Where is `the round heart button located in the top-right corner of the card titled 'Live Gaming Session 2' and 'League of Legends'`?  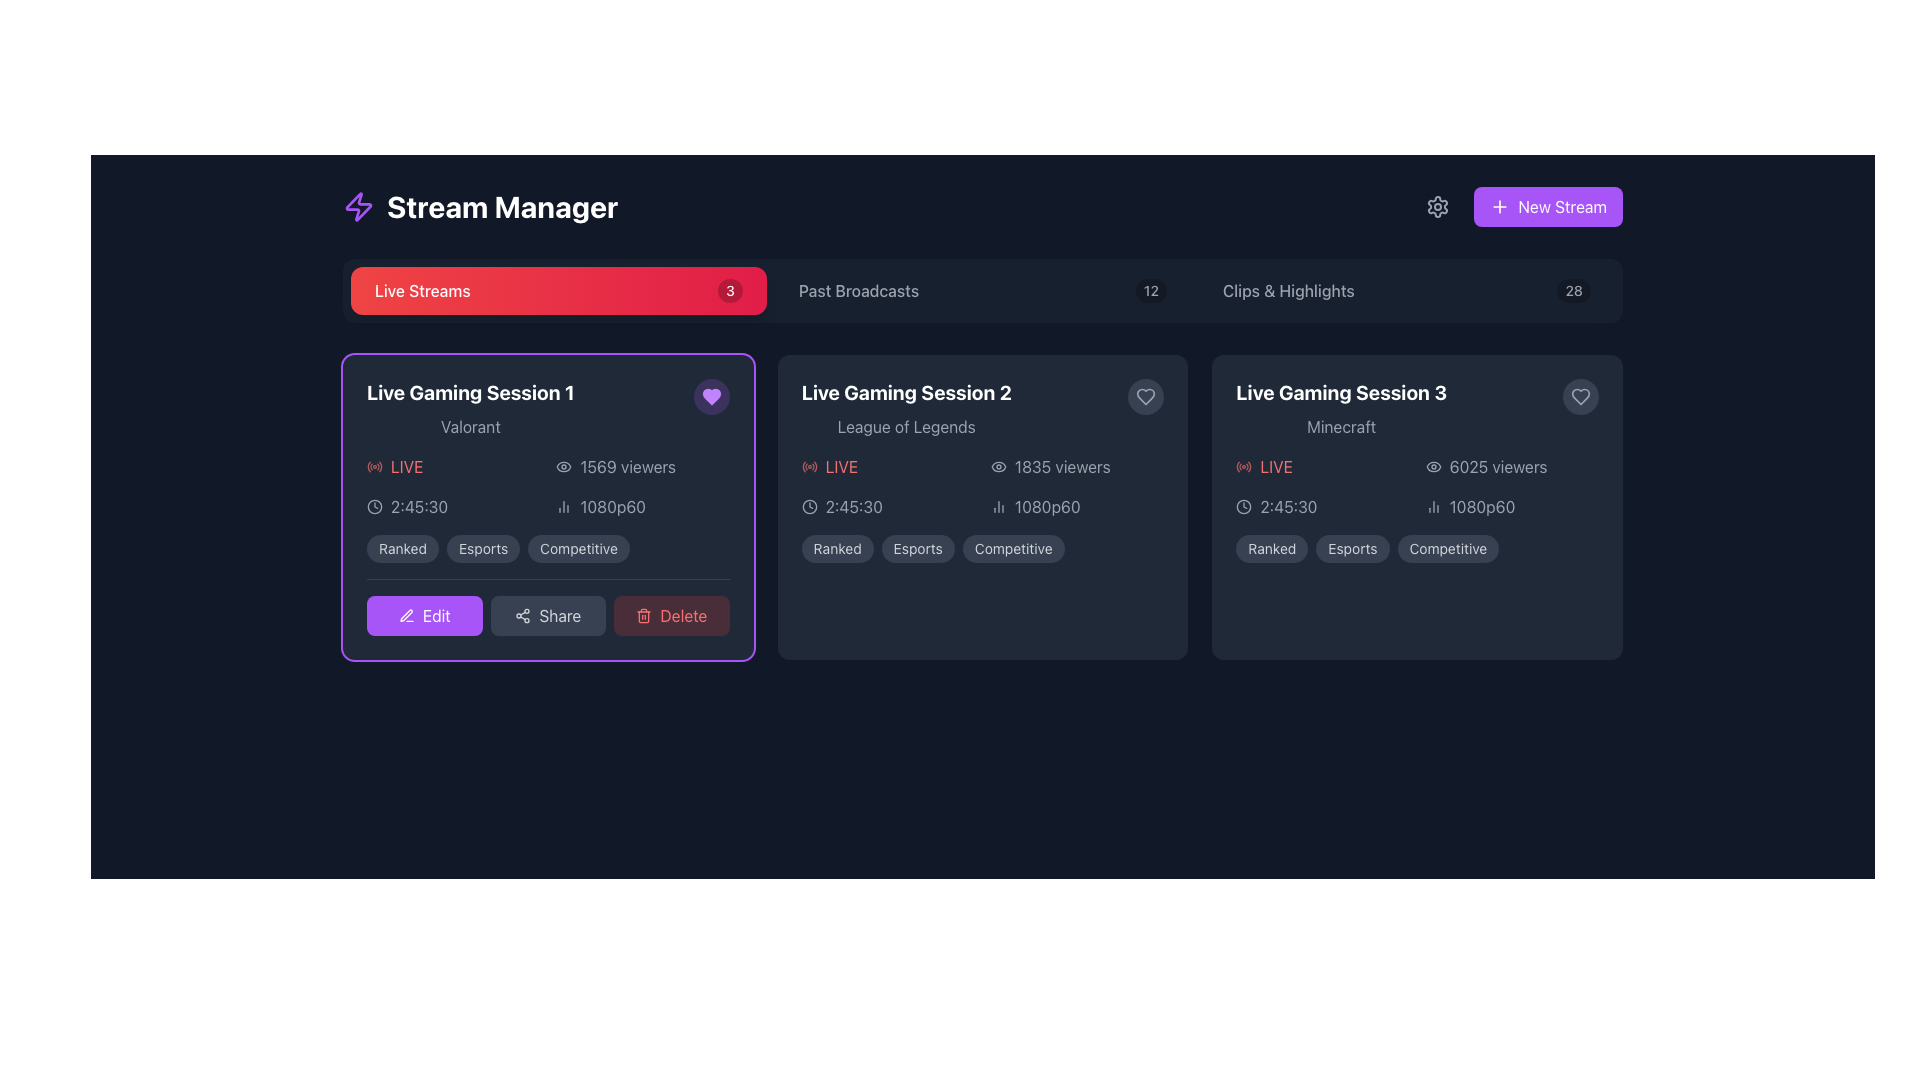 the round heart button located in the top-right corner of the card titled 'Live Gaming Session 2' and 'League of Legends' is located at coordinates (1146, 397).